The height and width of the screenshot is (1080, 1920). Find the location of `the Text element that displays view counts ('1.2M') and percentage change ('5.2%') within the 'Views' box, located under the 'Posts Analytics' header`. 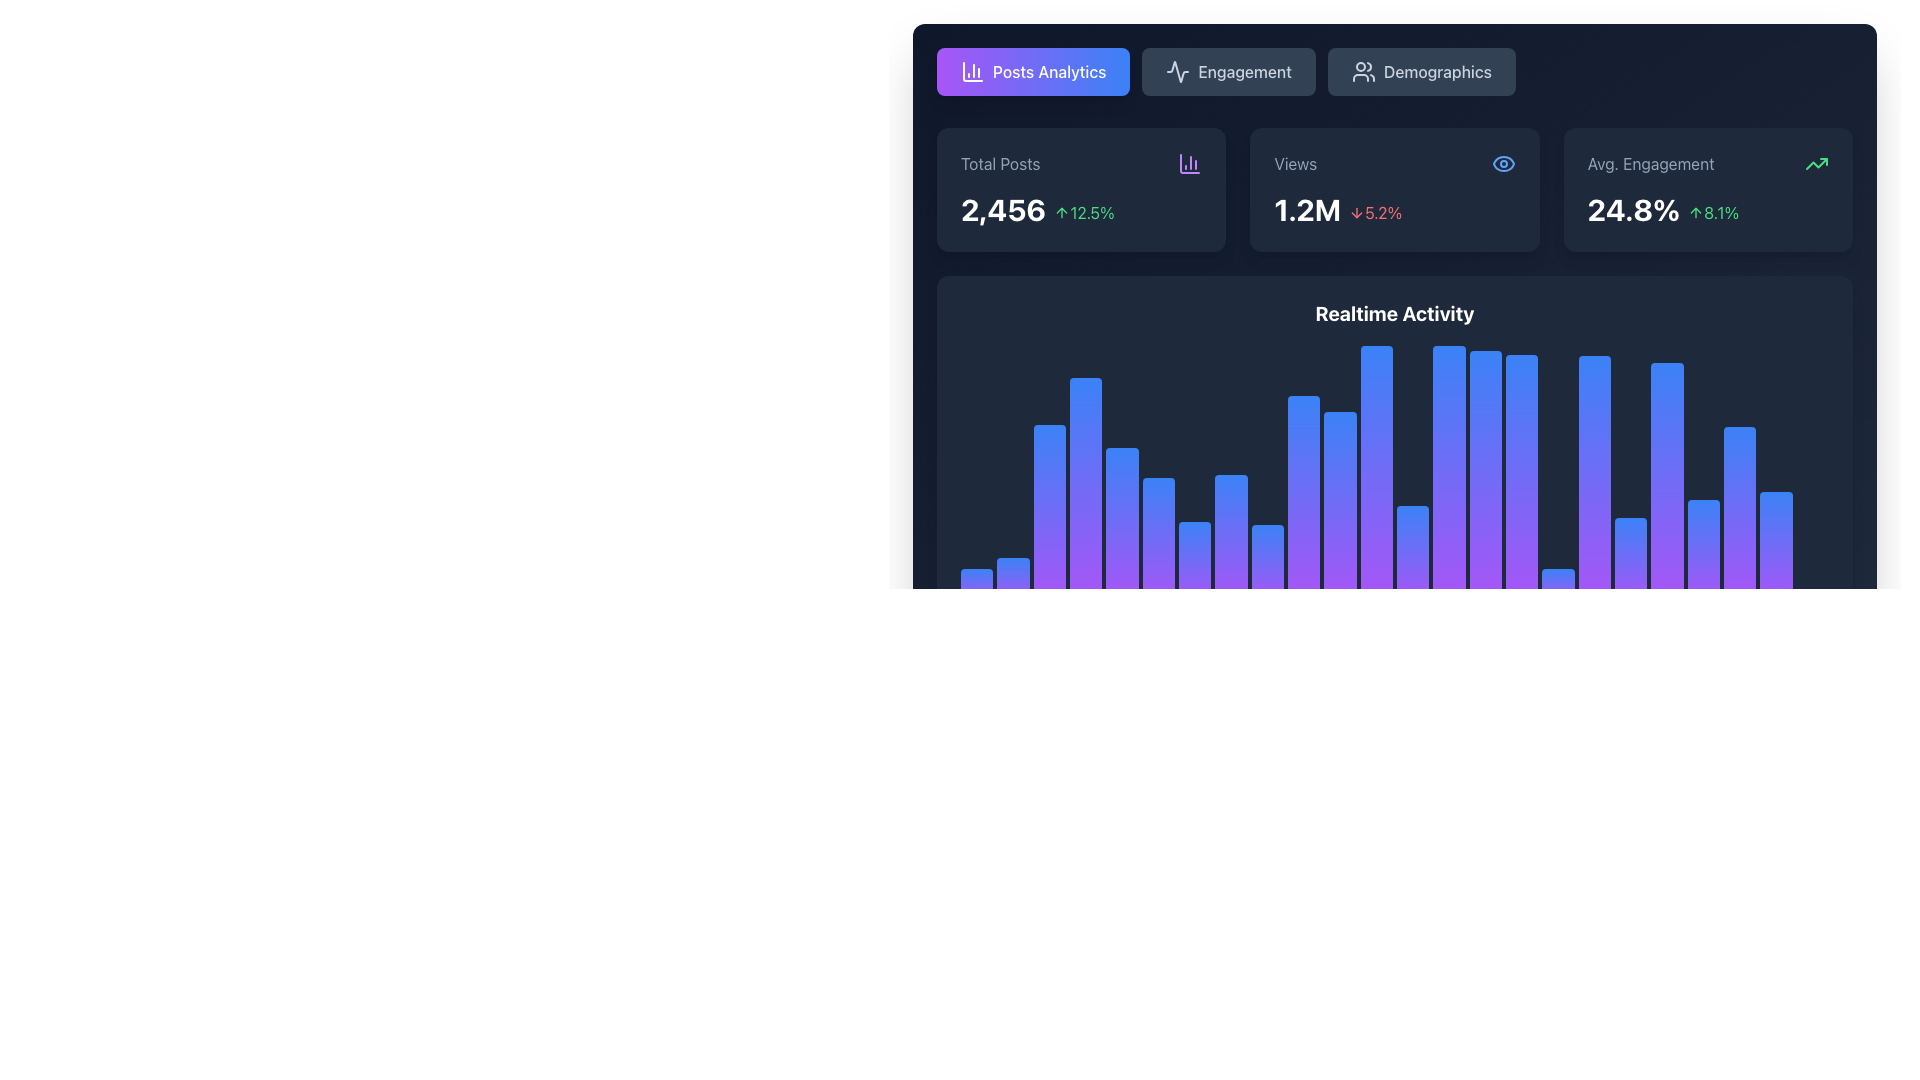

the Text element that displays view counts ('1.2M') and percentage change ('5.2%') within the 'Views' box, located under the 'Posts Analytics' header is located at coordinates (1394, 209).